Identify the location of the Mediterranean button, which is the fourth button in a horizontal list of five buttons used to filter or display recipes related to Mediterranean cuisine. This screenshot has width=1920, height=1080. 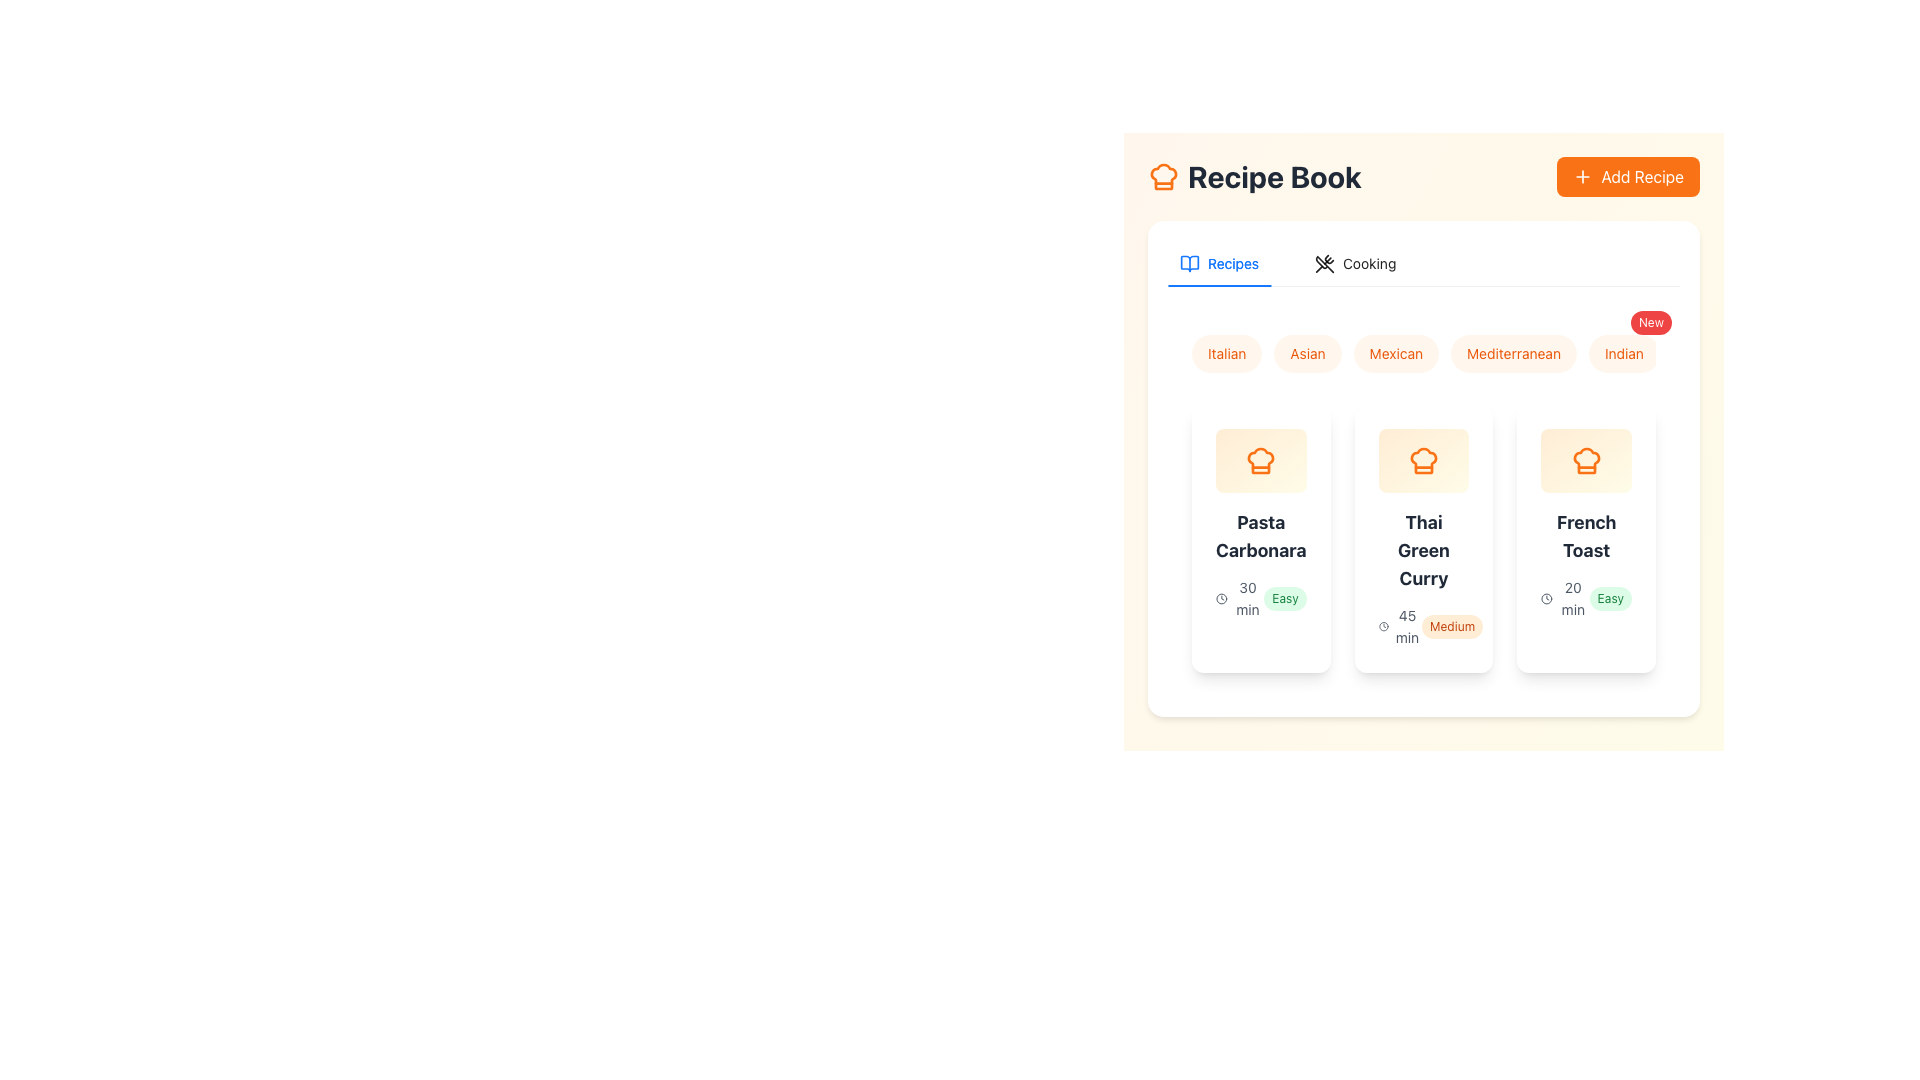
(1514, 353).